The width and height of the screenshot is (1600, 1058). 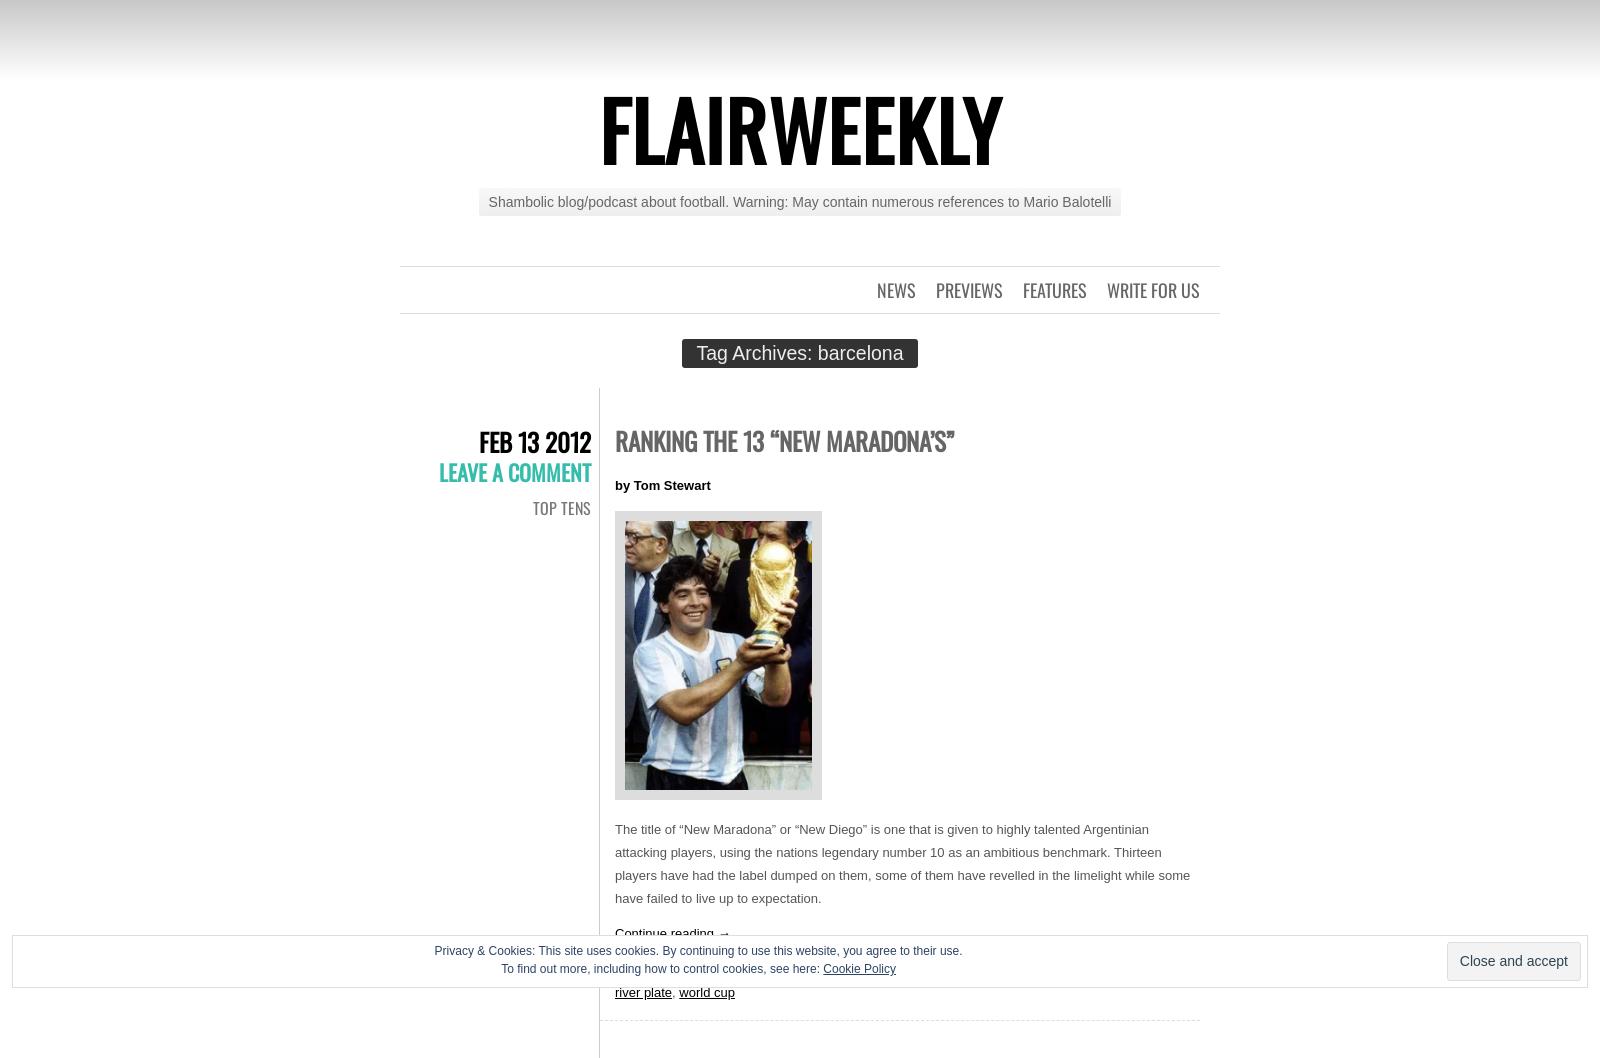 What do you see at coordinates (875, 288) in the screenshot?
I see `'News'` at bounding box center [875, 288].